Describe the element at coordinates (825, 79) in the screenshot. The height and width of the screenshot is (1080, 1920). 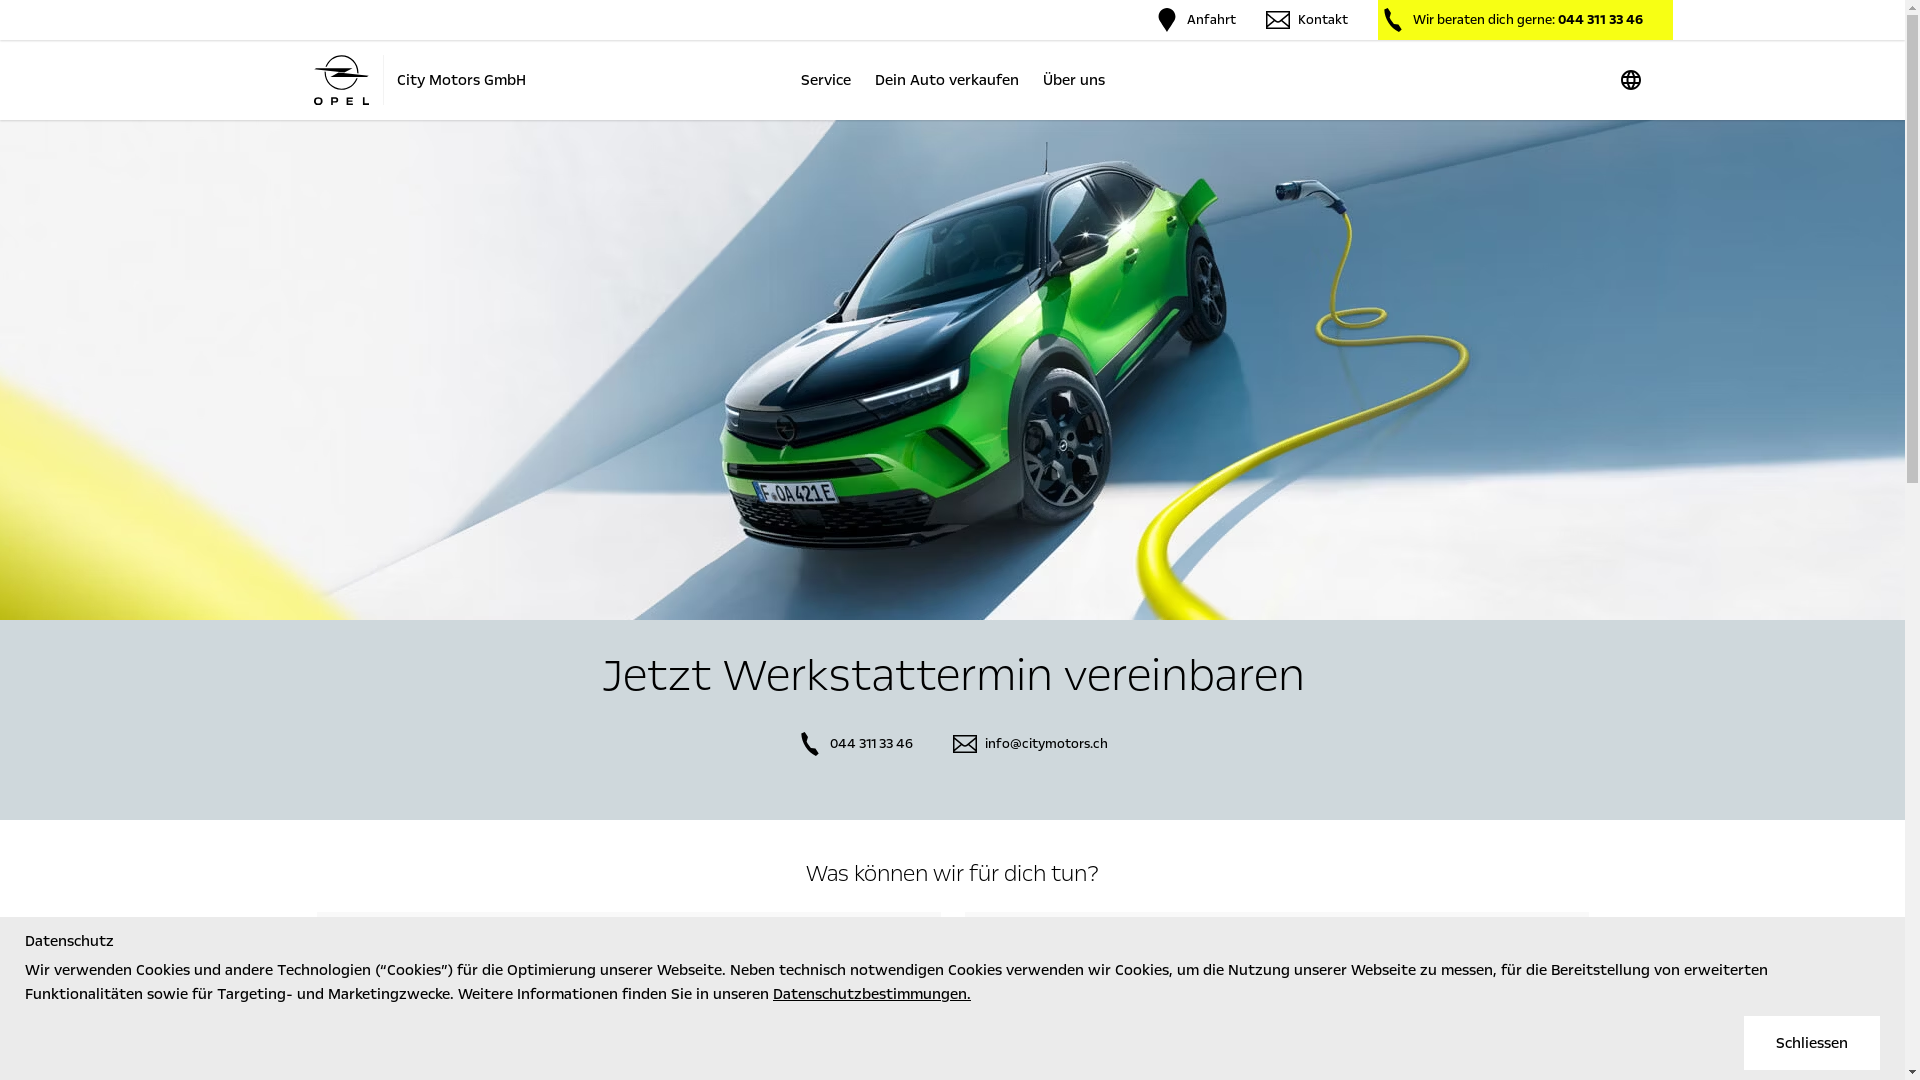
I see `'Service'` at that location.